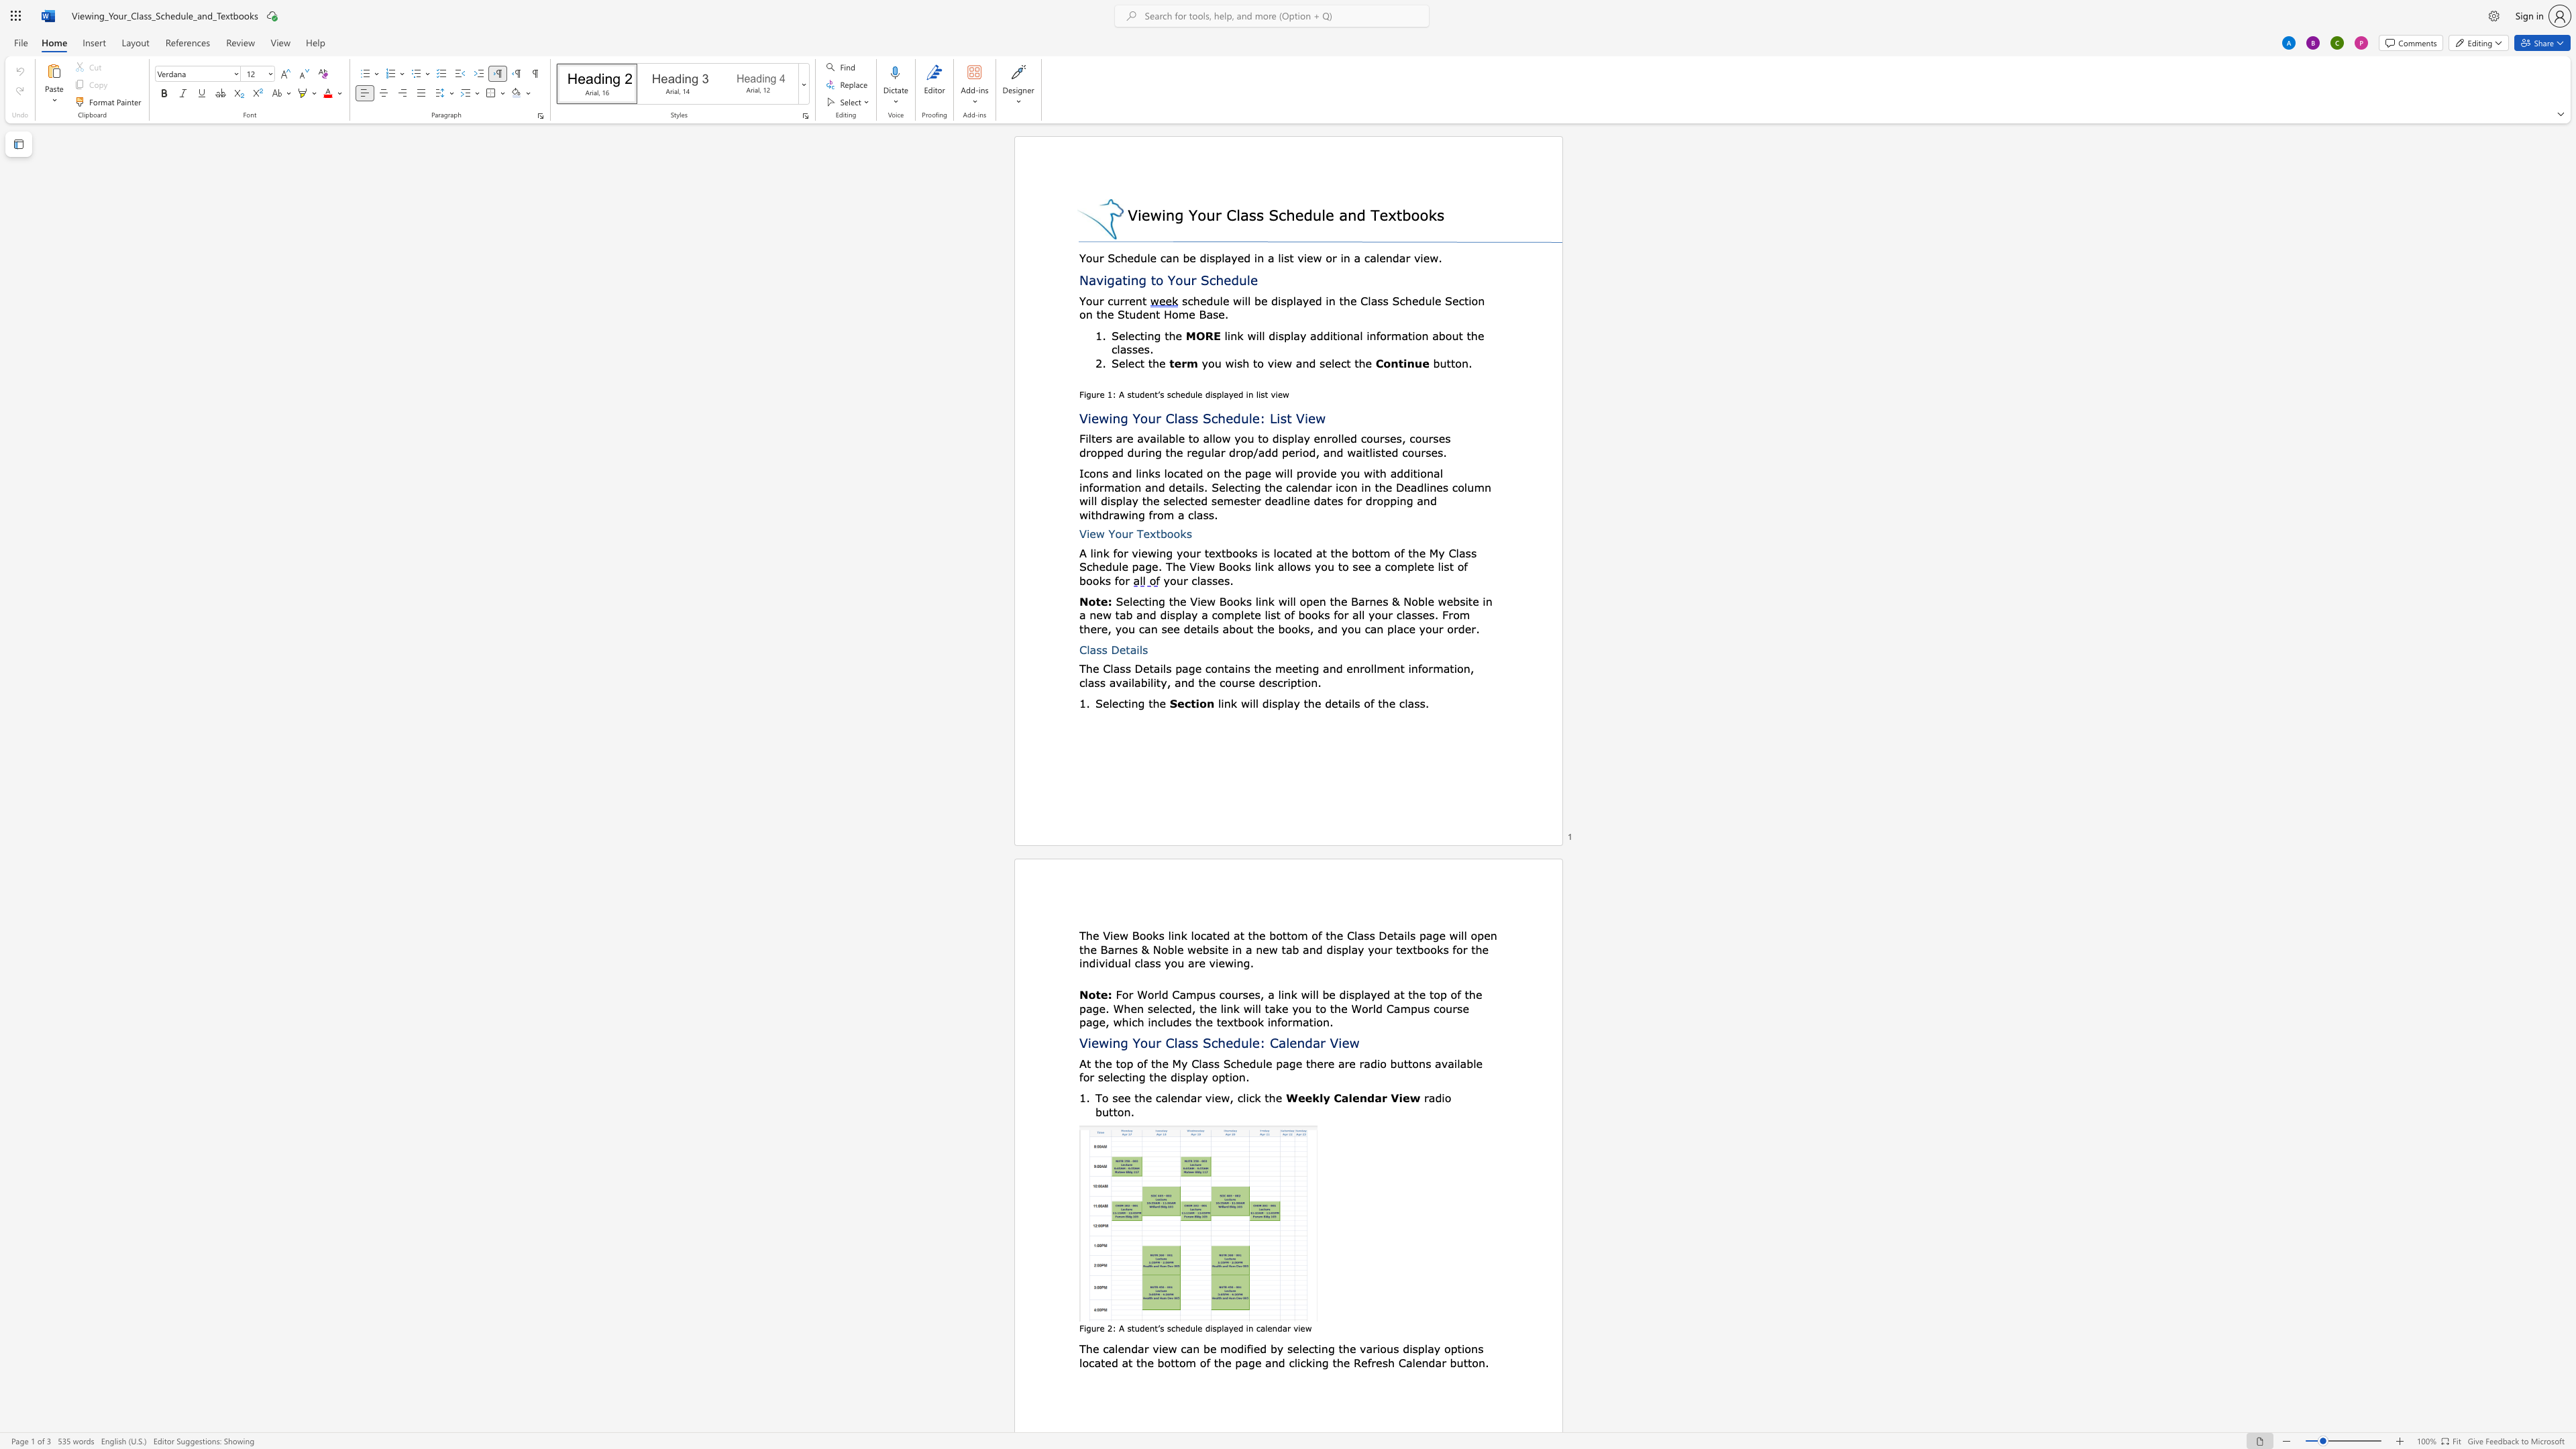 Image resolution: width=2576 pixels, height=1449 pixels. Describe the element at coordinates (1345, 1042) in the screenshot. I see `the 5th character "e" in the text` at that location.